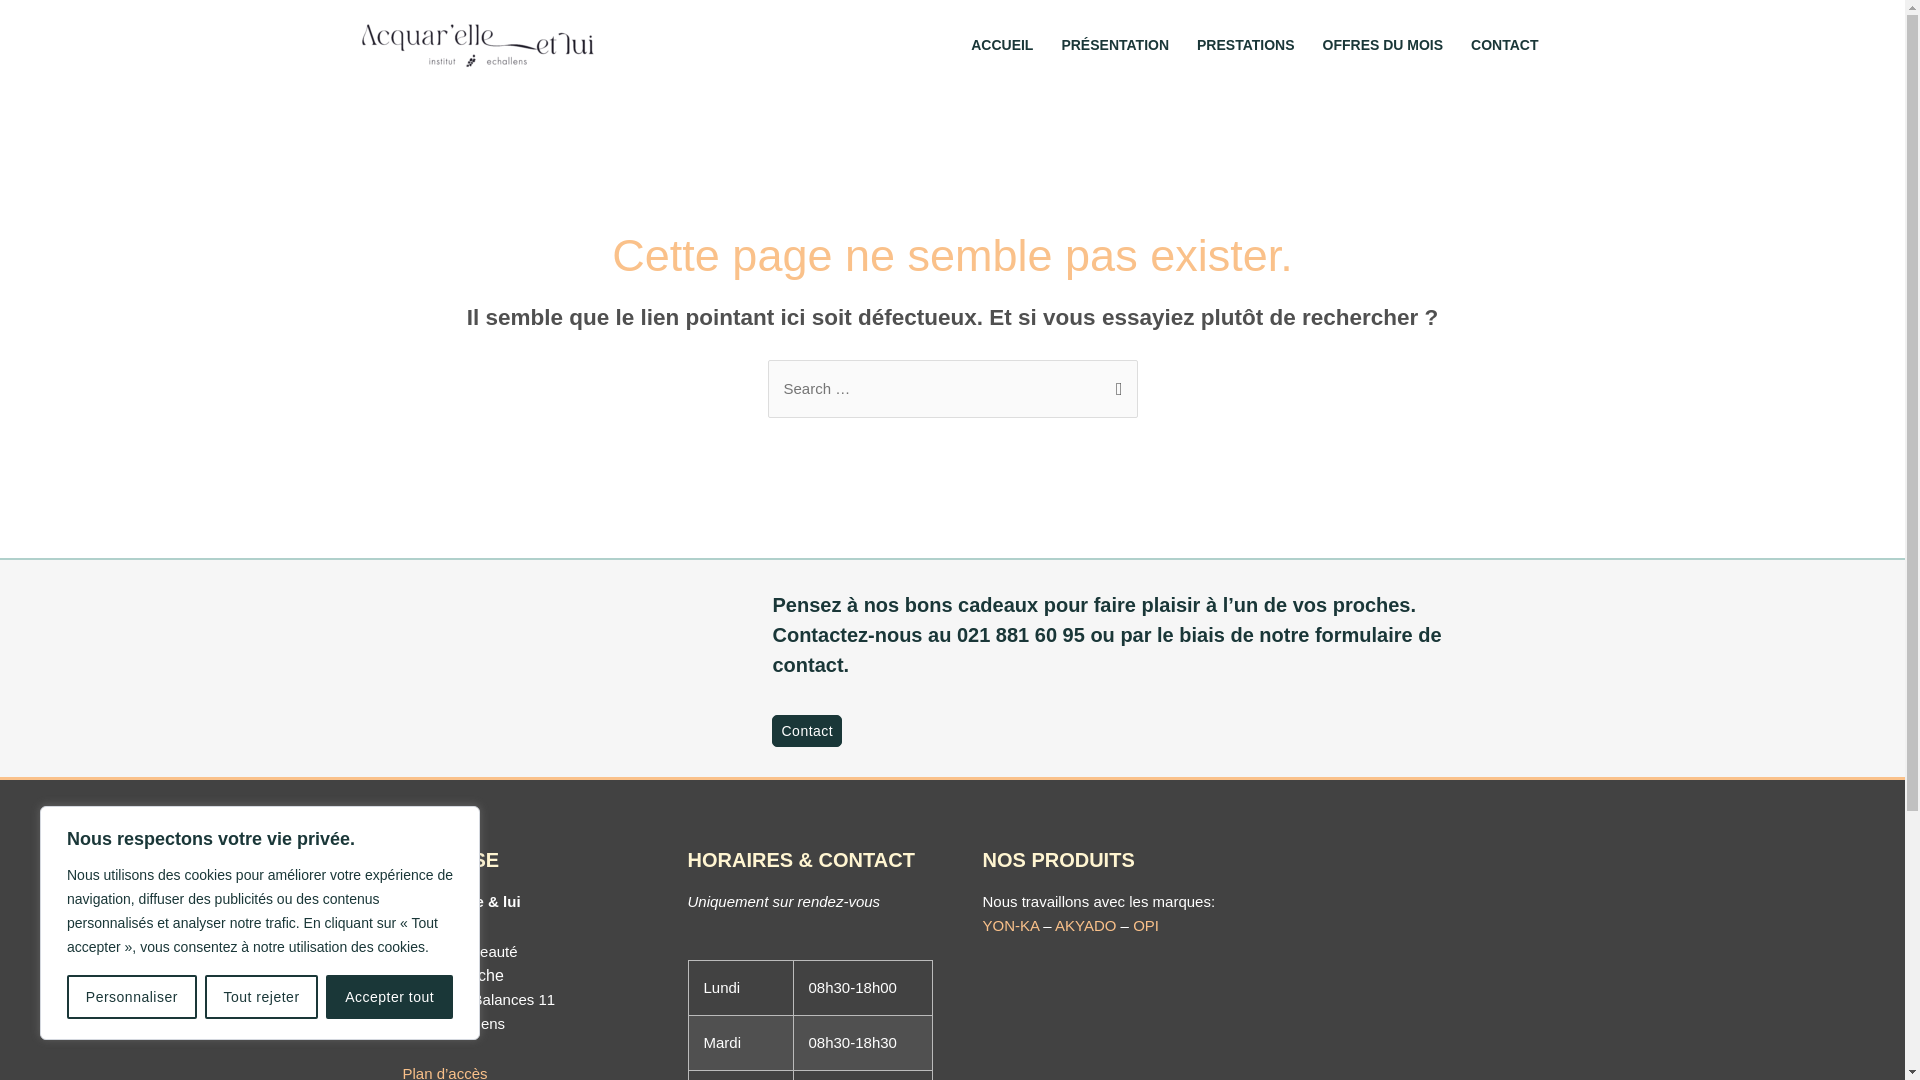  What do you see at coordinates (1084, 925) in the screenshot?
I see `'AKYADO'` at bounding box center [1084, 925].